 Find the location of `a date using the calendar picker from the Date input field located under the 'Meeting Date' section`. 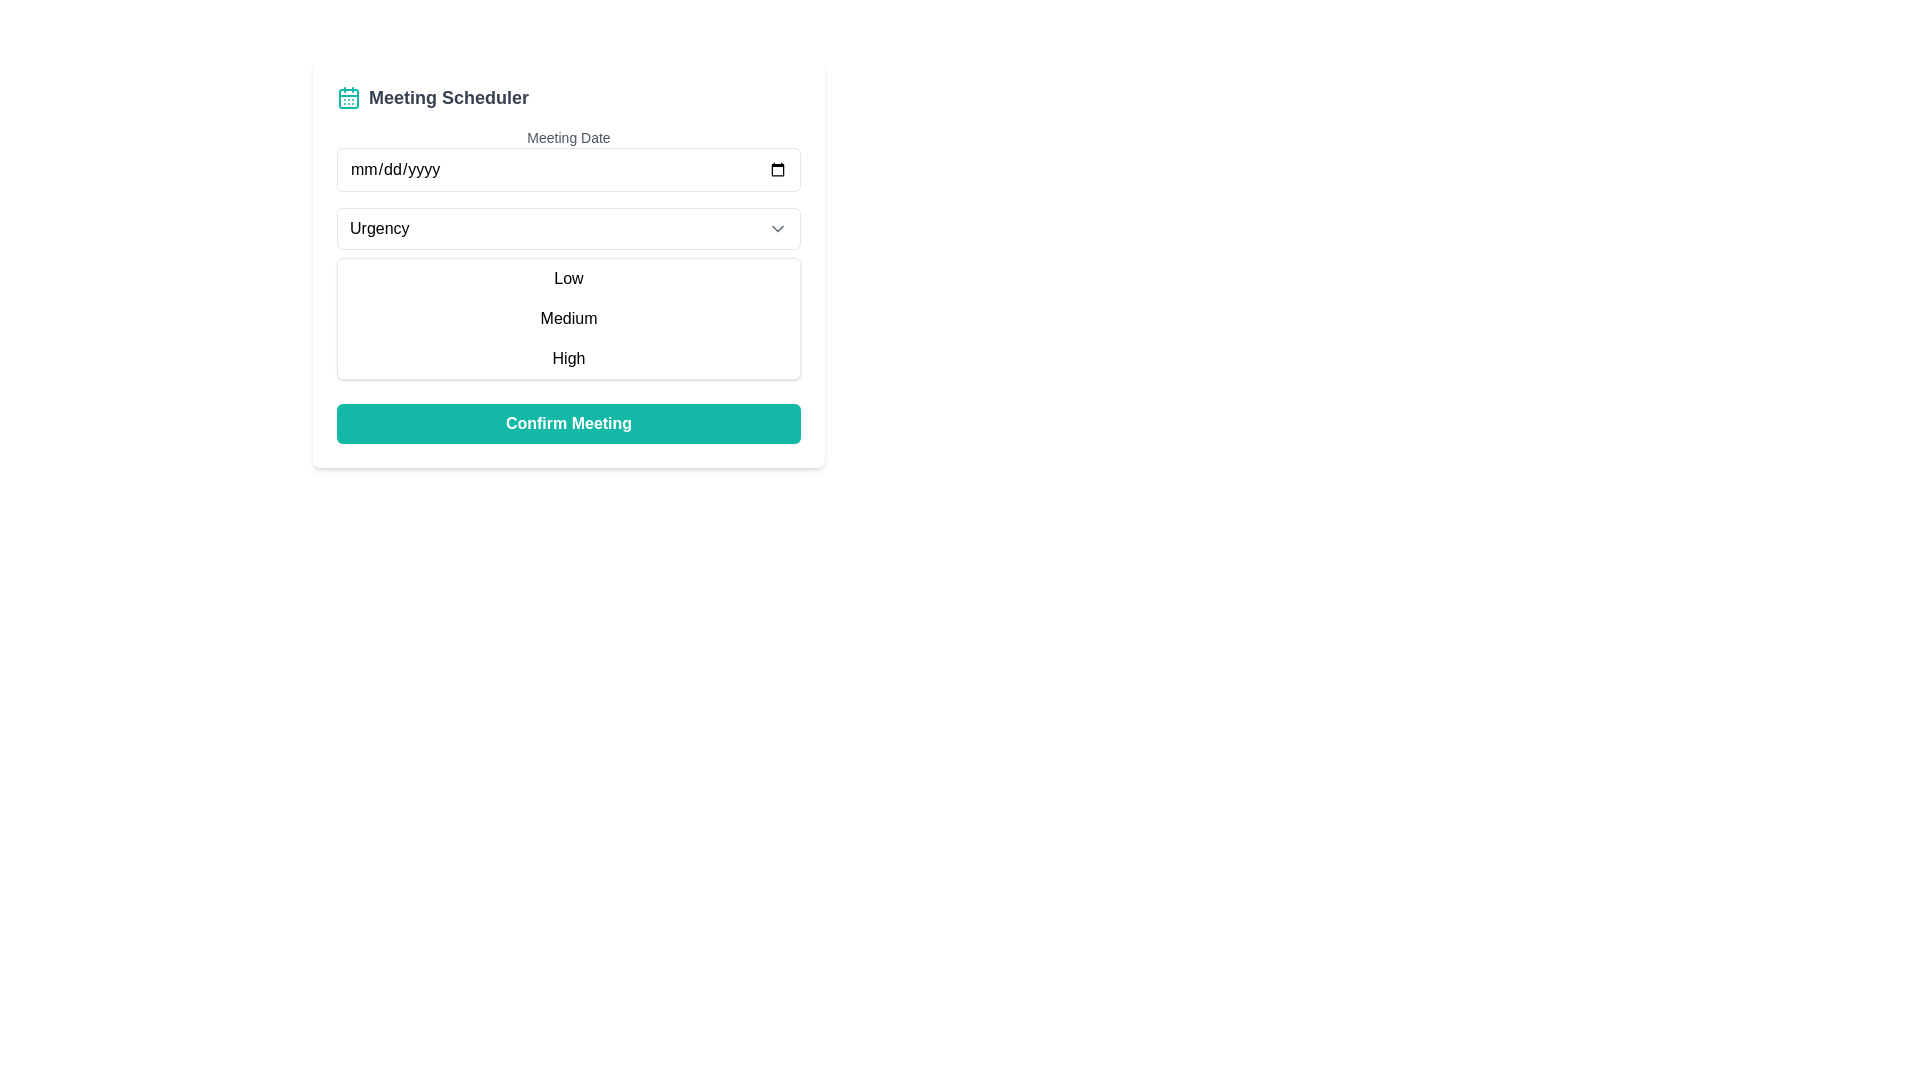

a date using the calendar picker from the Date input field located under the 'Meeting Date' section is located at coordinates (568, 168).